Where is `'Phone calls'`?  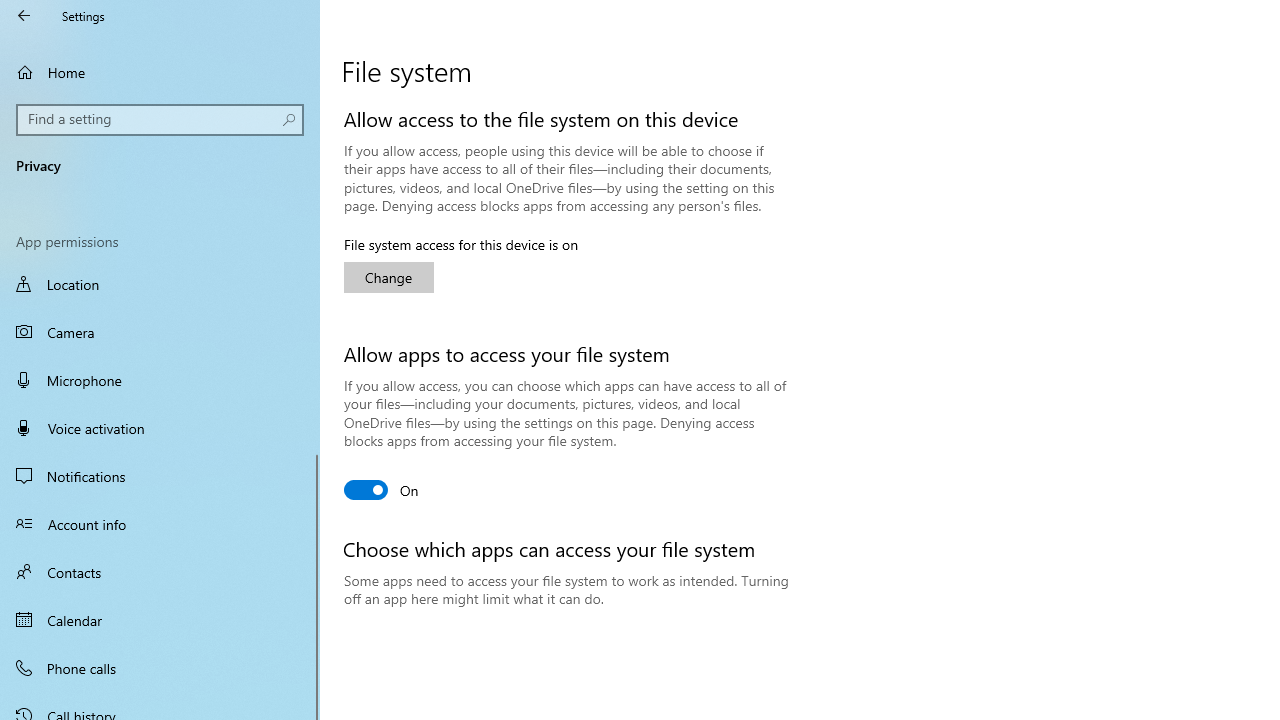 'Phone calls' is located at coordinates (160, 667).